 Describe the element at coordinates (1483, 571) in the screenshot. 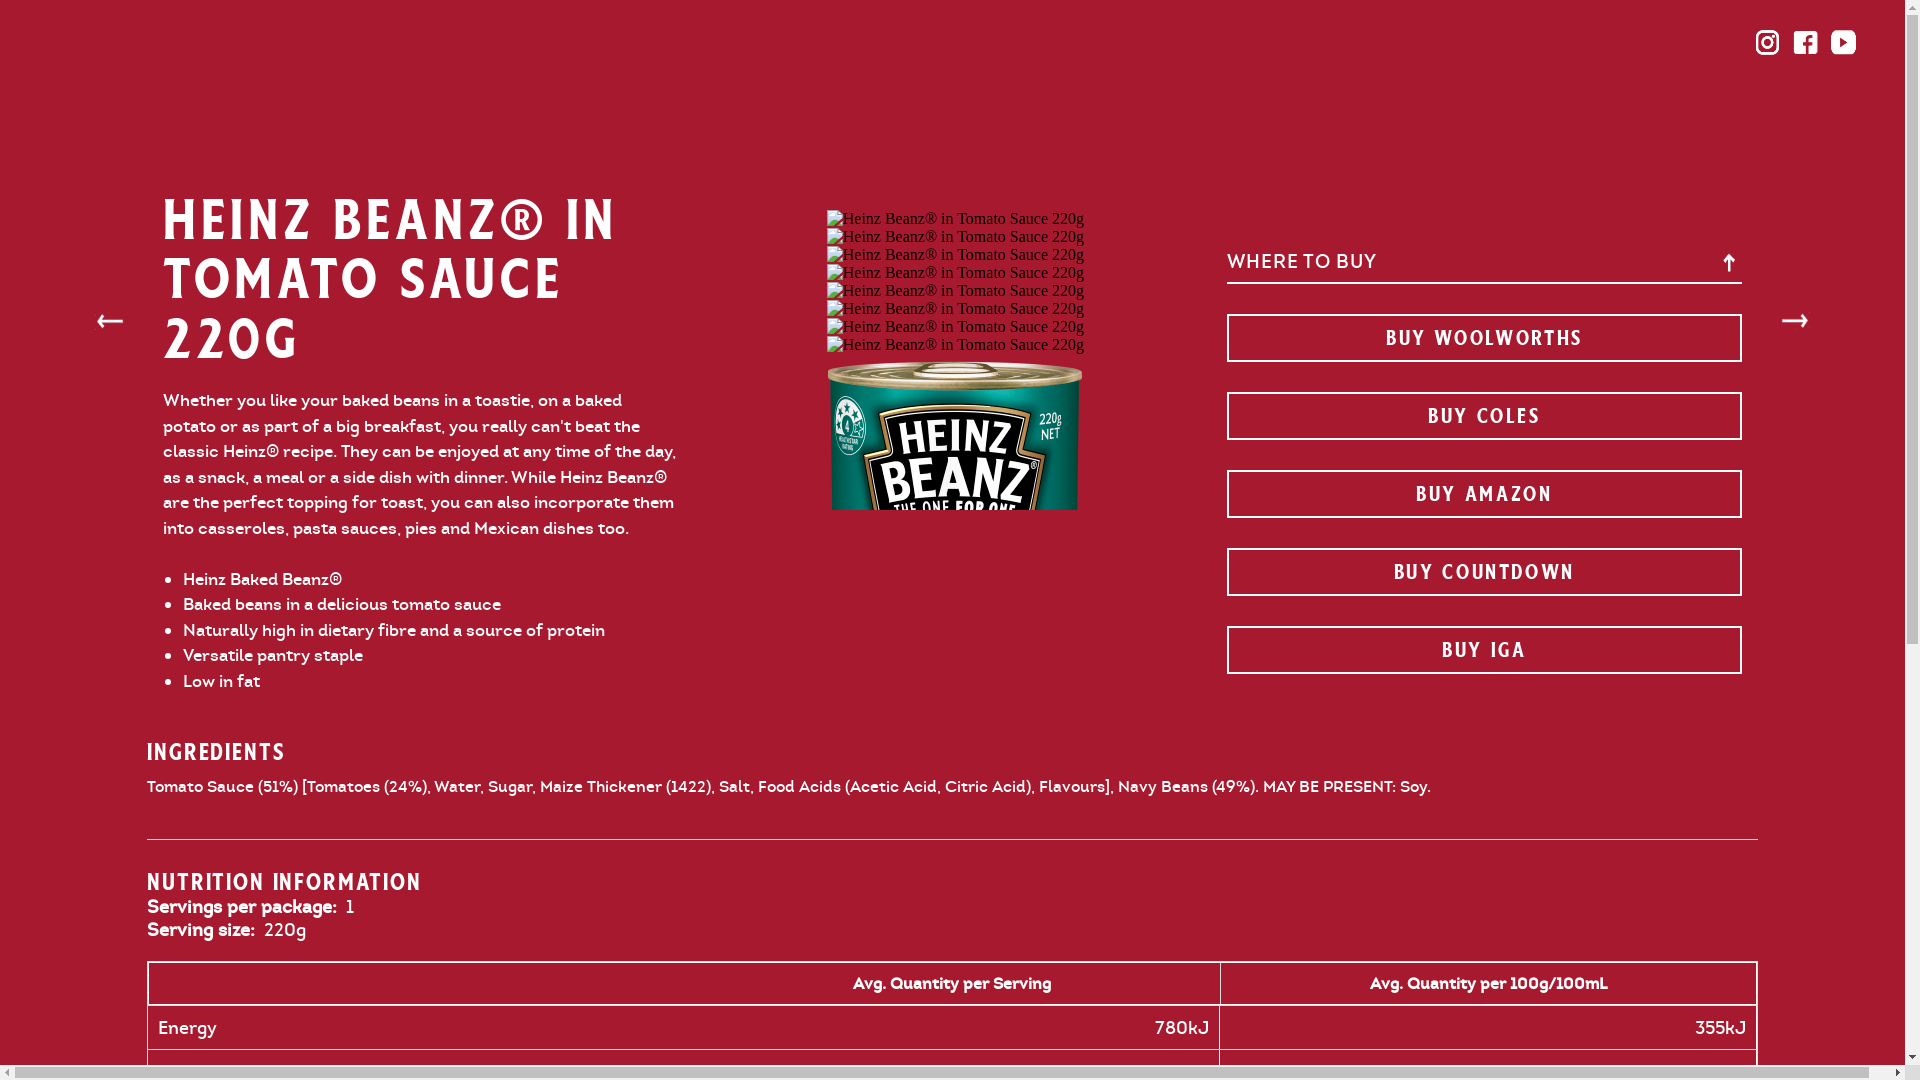

I see `'Buy countdown'` at that location.